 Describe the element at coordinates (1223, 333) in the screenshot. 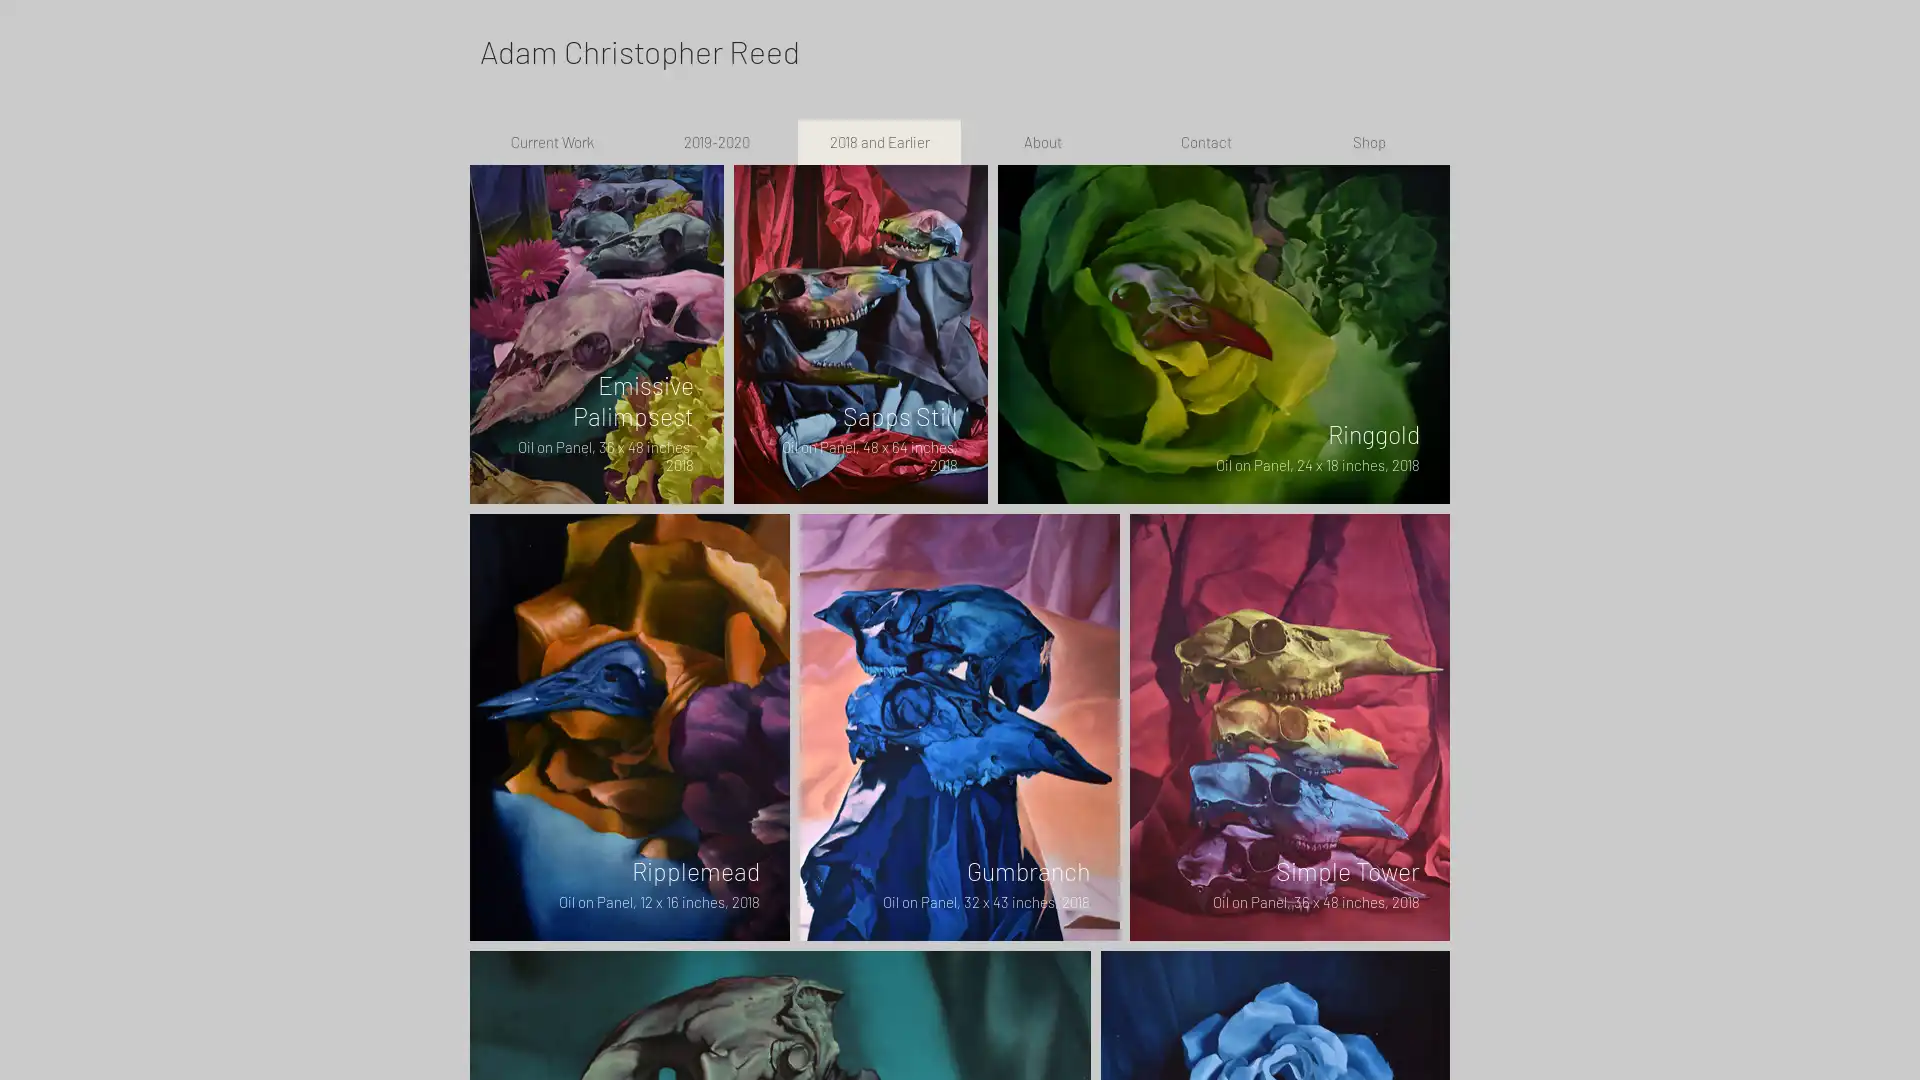

I see `Ringgold` at that location.